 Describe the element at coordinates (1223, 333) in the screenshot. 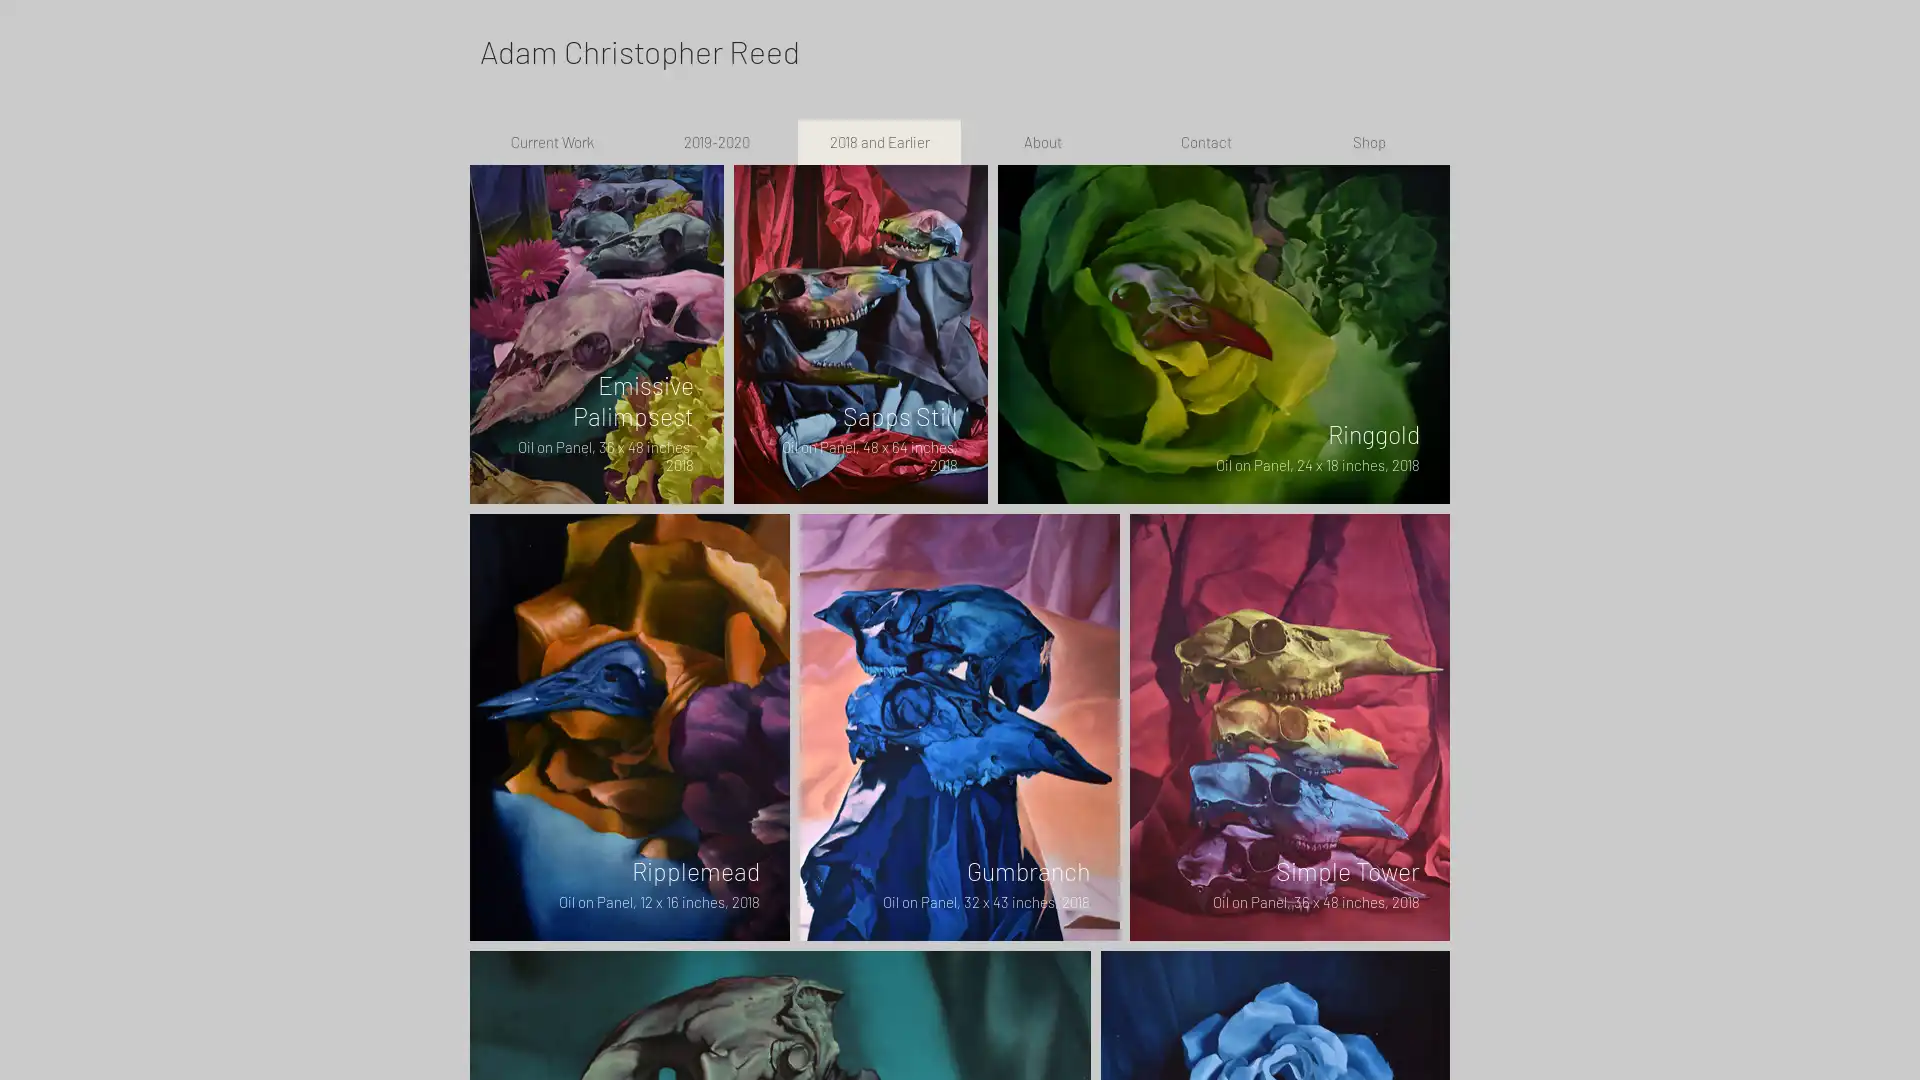

I see `Ringgold` at that location.